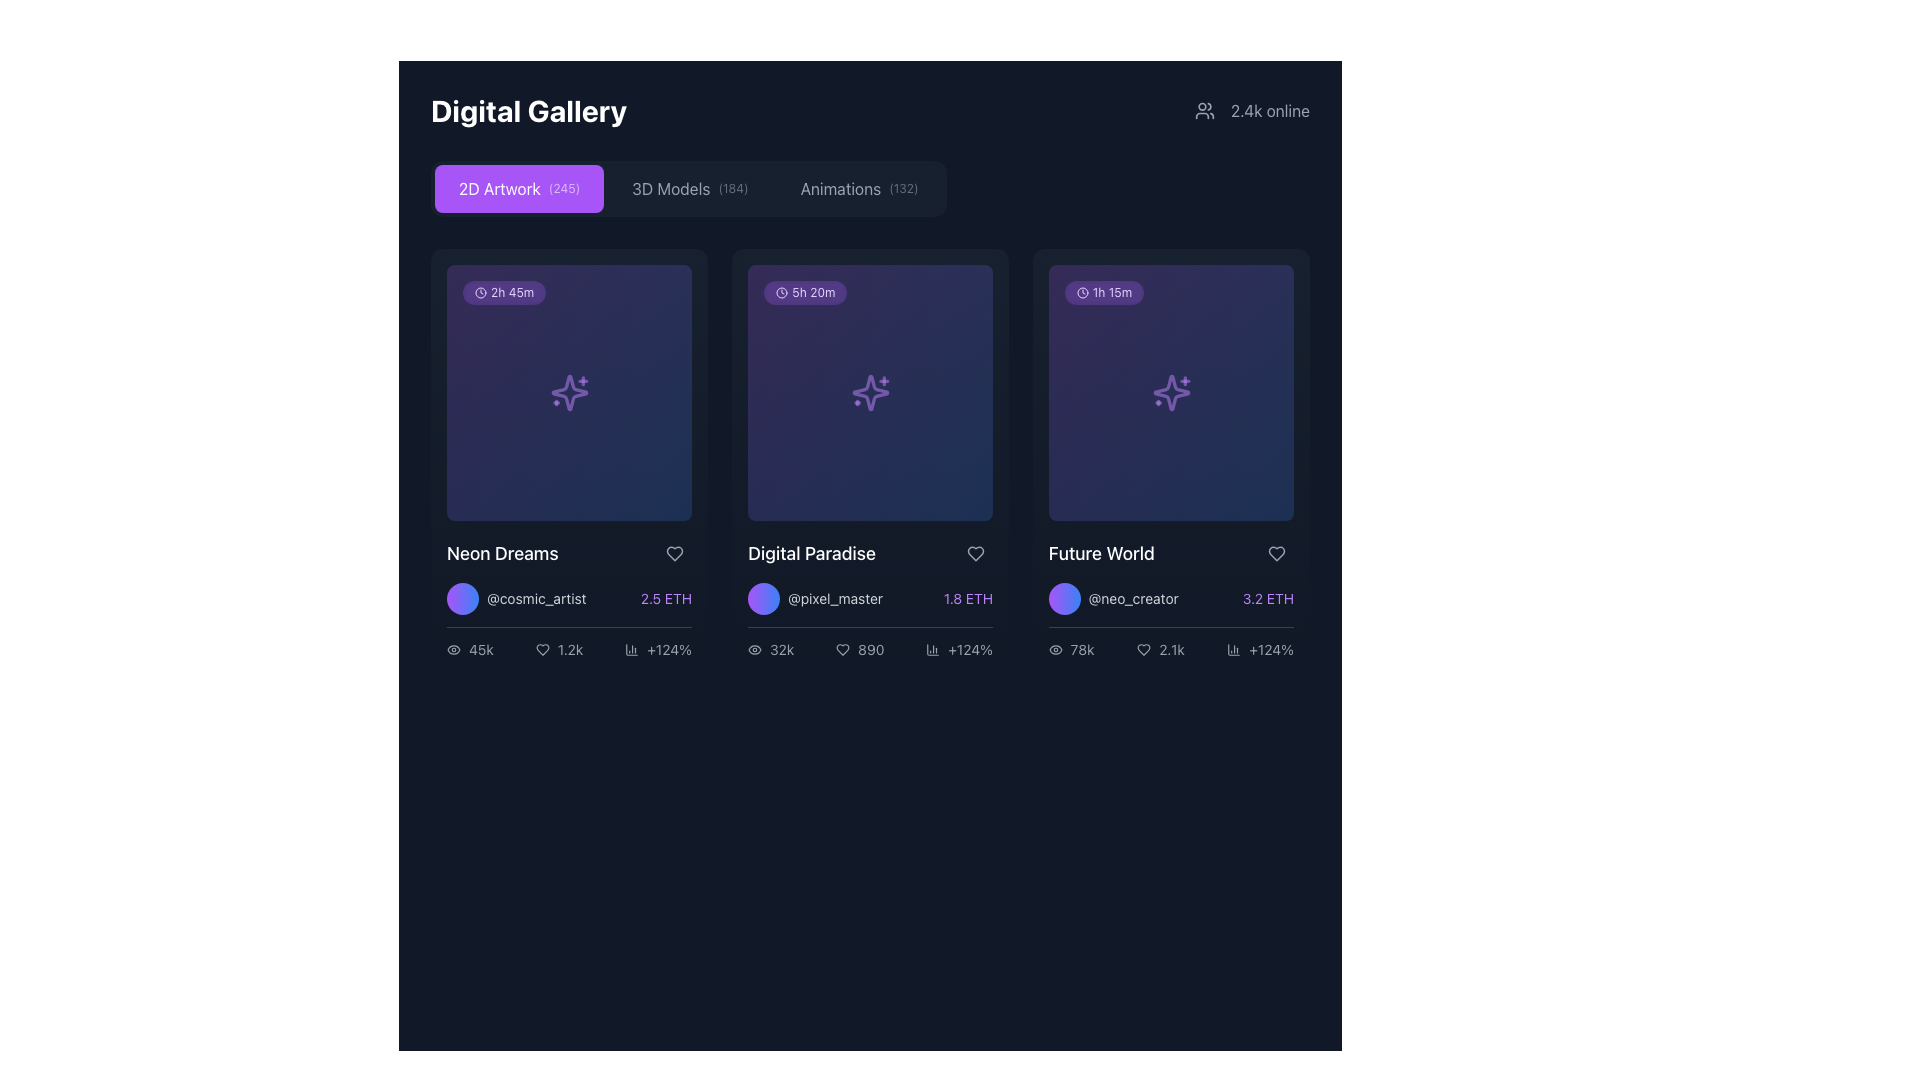 Image resolution: width=1920 pixels, height=1080 pixels. Describe the element at coordinates (542, 650) in the screenshot. I see `the heart-shaped icon` at that location.